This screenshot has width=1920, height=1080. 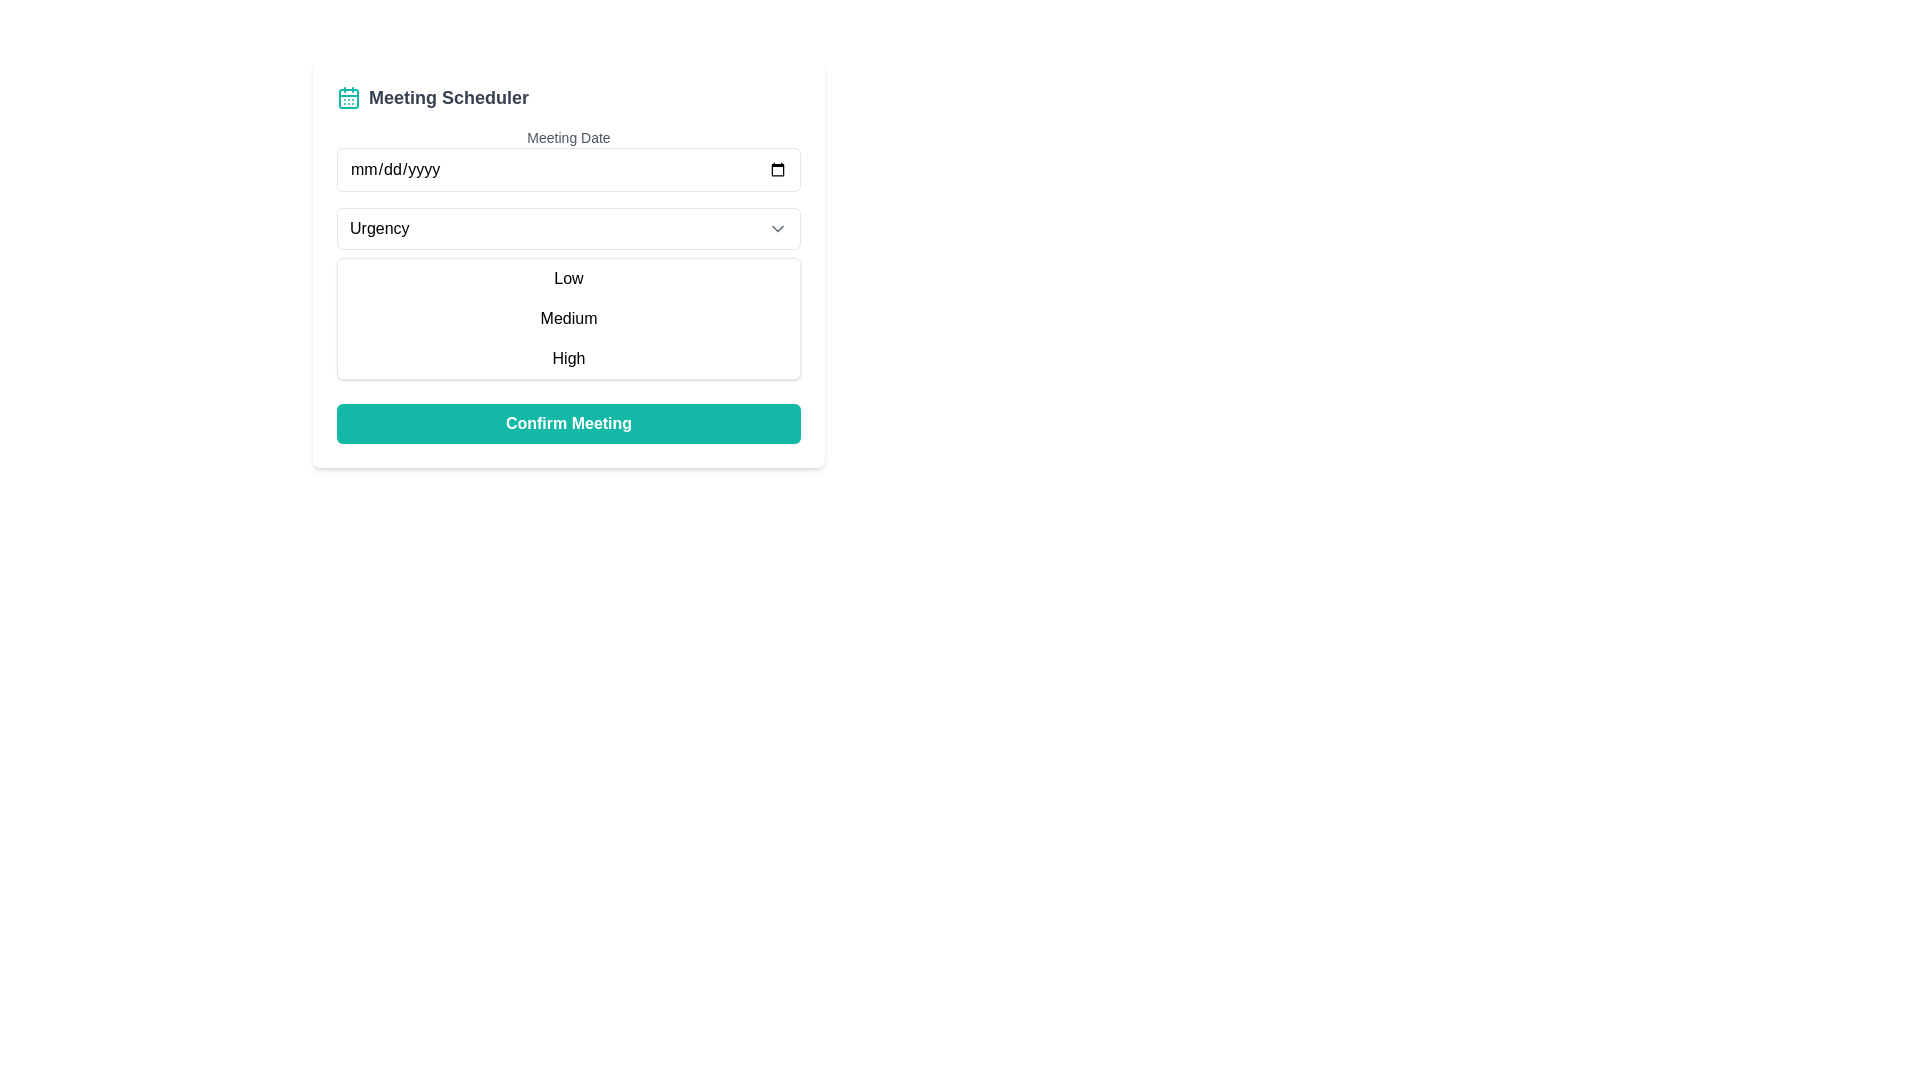 What do you see at coordinates (568, 423) in the screenshot?
I see `the confirm button located at the bottom of the meeting scheduling layout to finalize the meeting details entered by the user` at bounding box center [568, 423].